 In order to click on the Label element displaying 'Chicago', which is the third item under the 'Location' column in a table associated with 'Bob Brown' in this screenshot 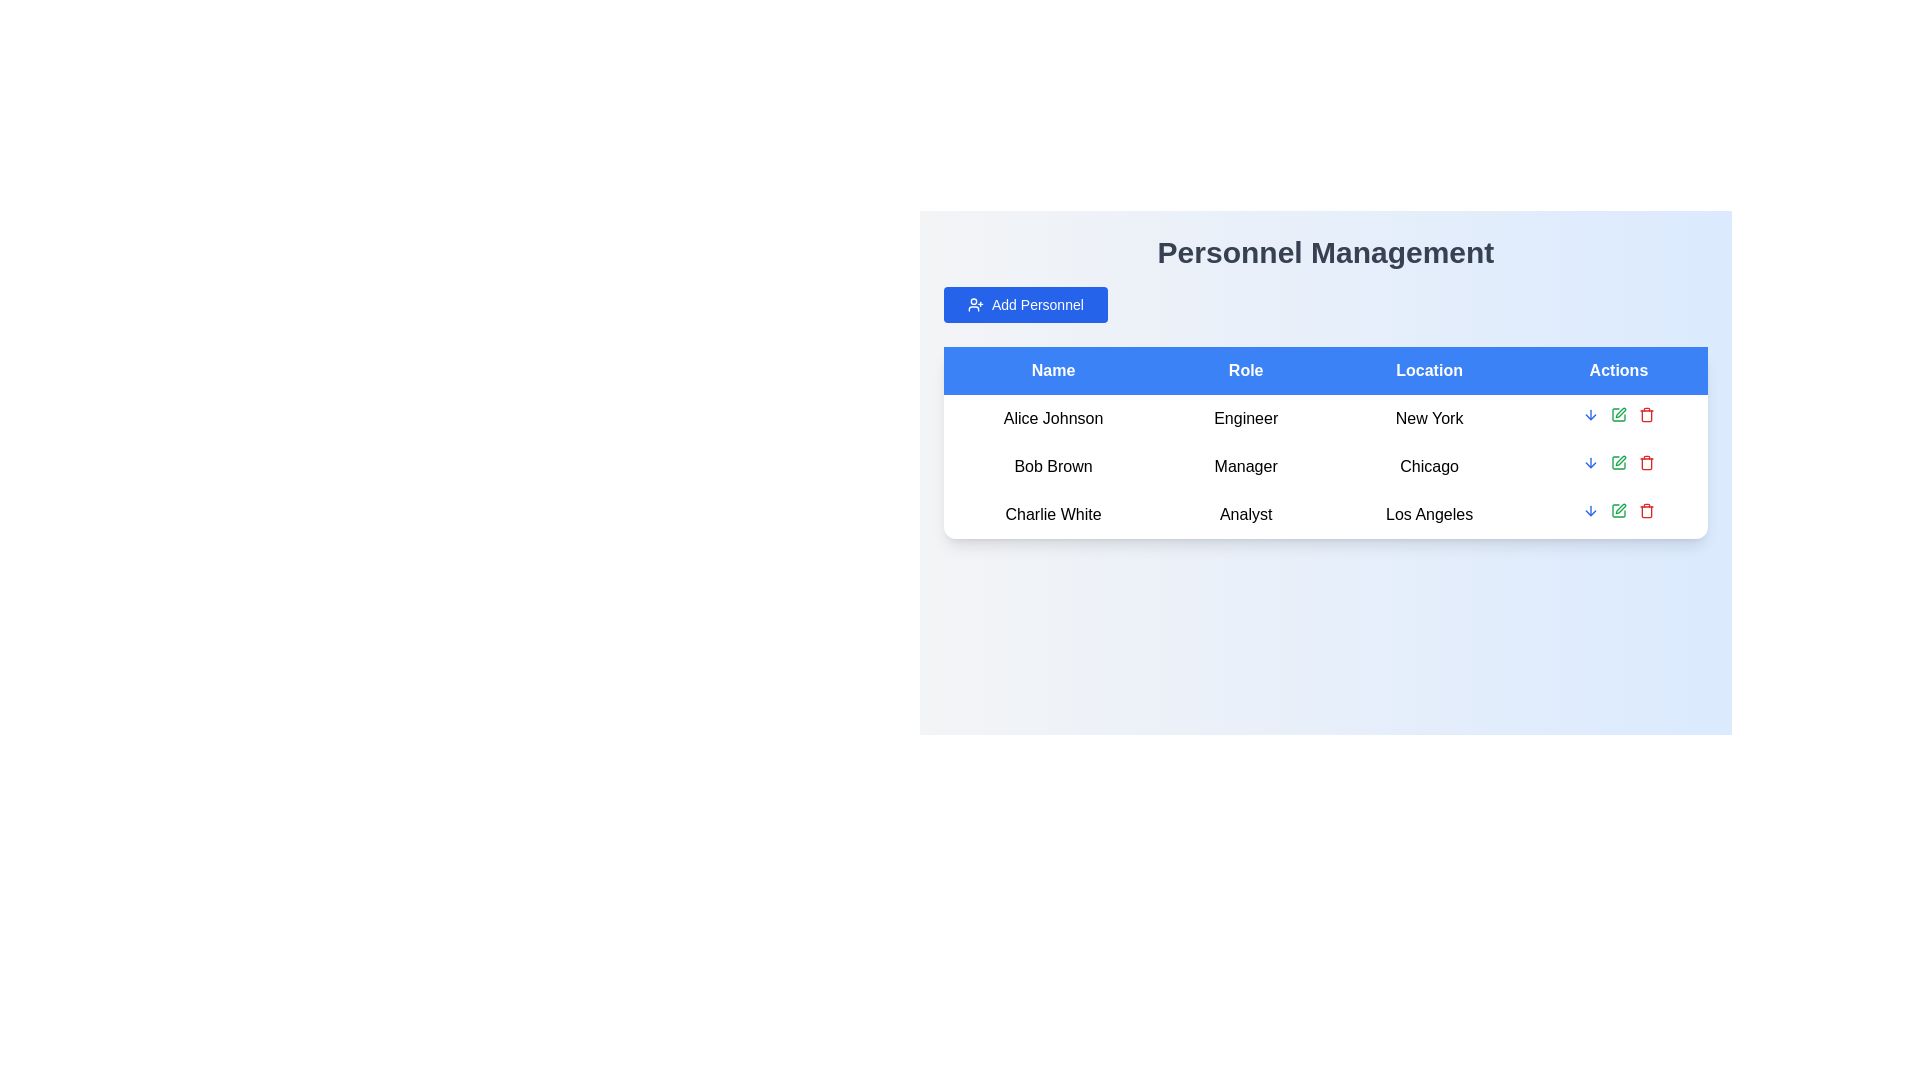, I will do `click(1428, 466)`.